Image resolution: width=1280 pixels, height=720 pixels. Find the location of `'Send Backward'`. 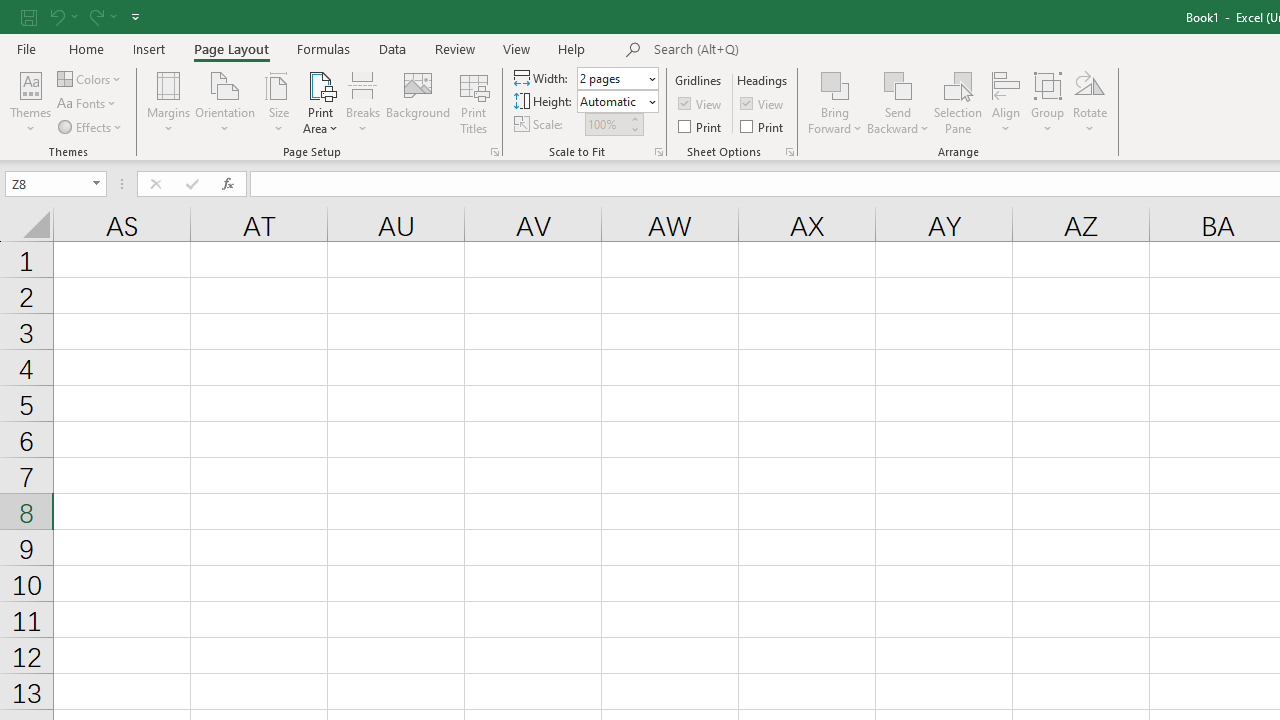

'Send Backward' is located at coordinates (897, 84).